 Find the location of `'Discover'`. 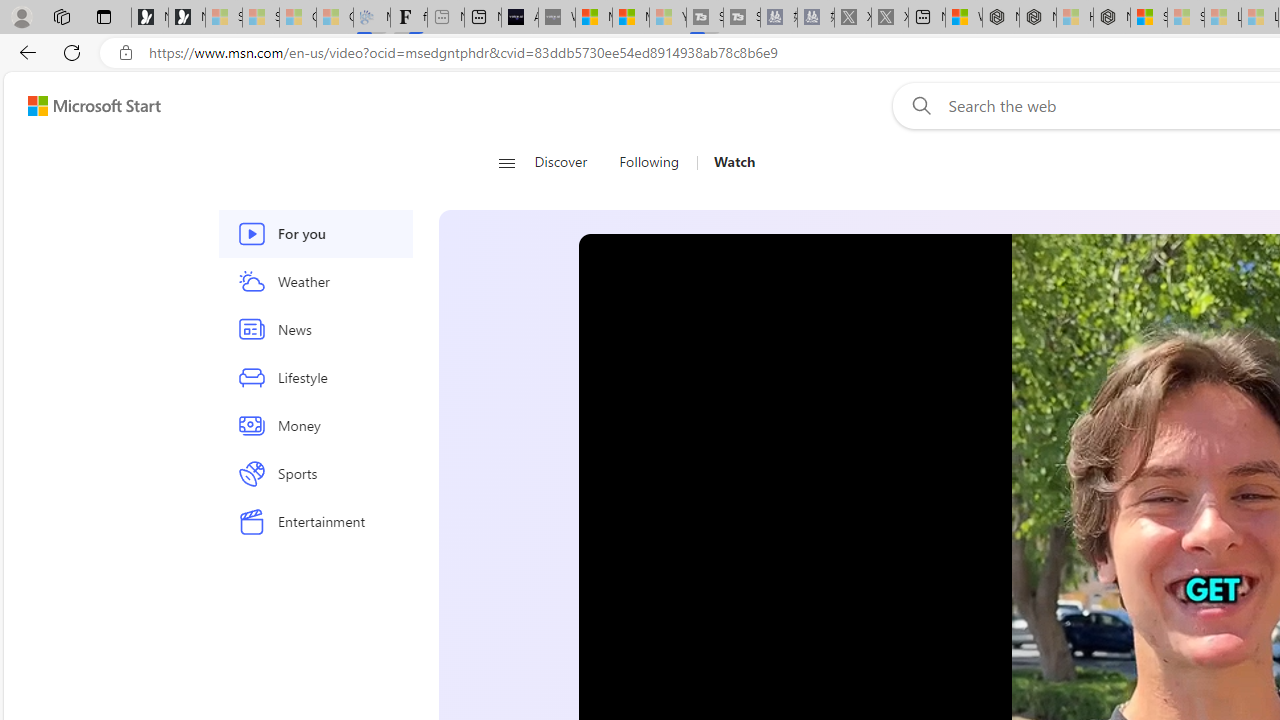

'Discover' is located at coordinates (560, 162).